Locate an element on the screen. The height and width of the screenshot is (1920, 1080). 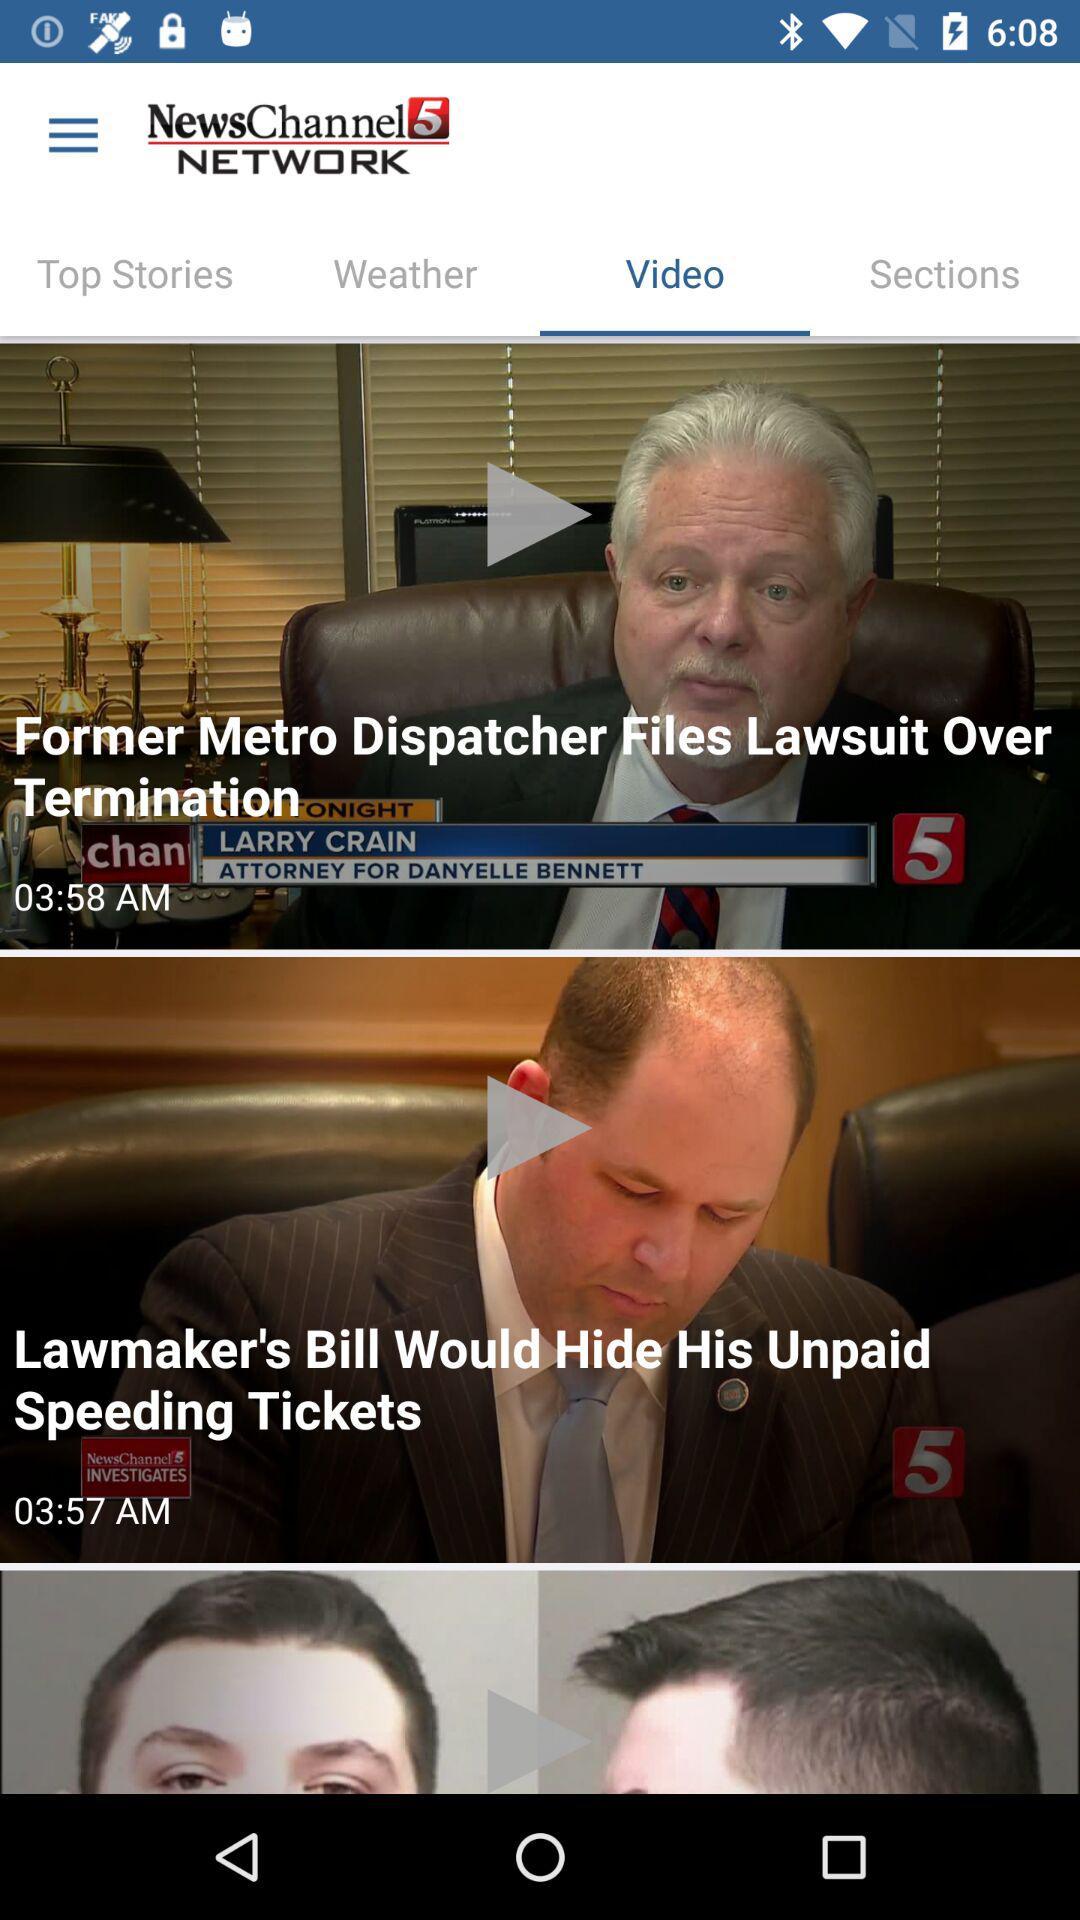
press to play is located at coordinates (540, 646).